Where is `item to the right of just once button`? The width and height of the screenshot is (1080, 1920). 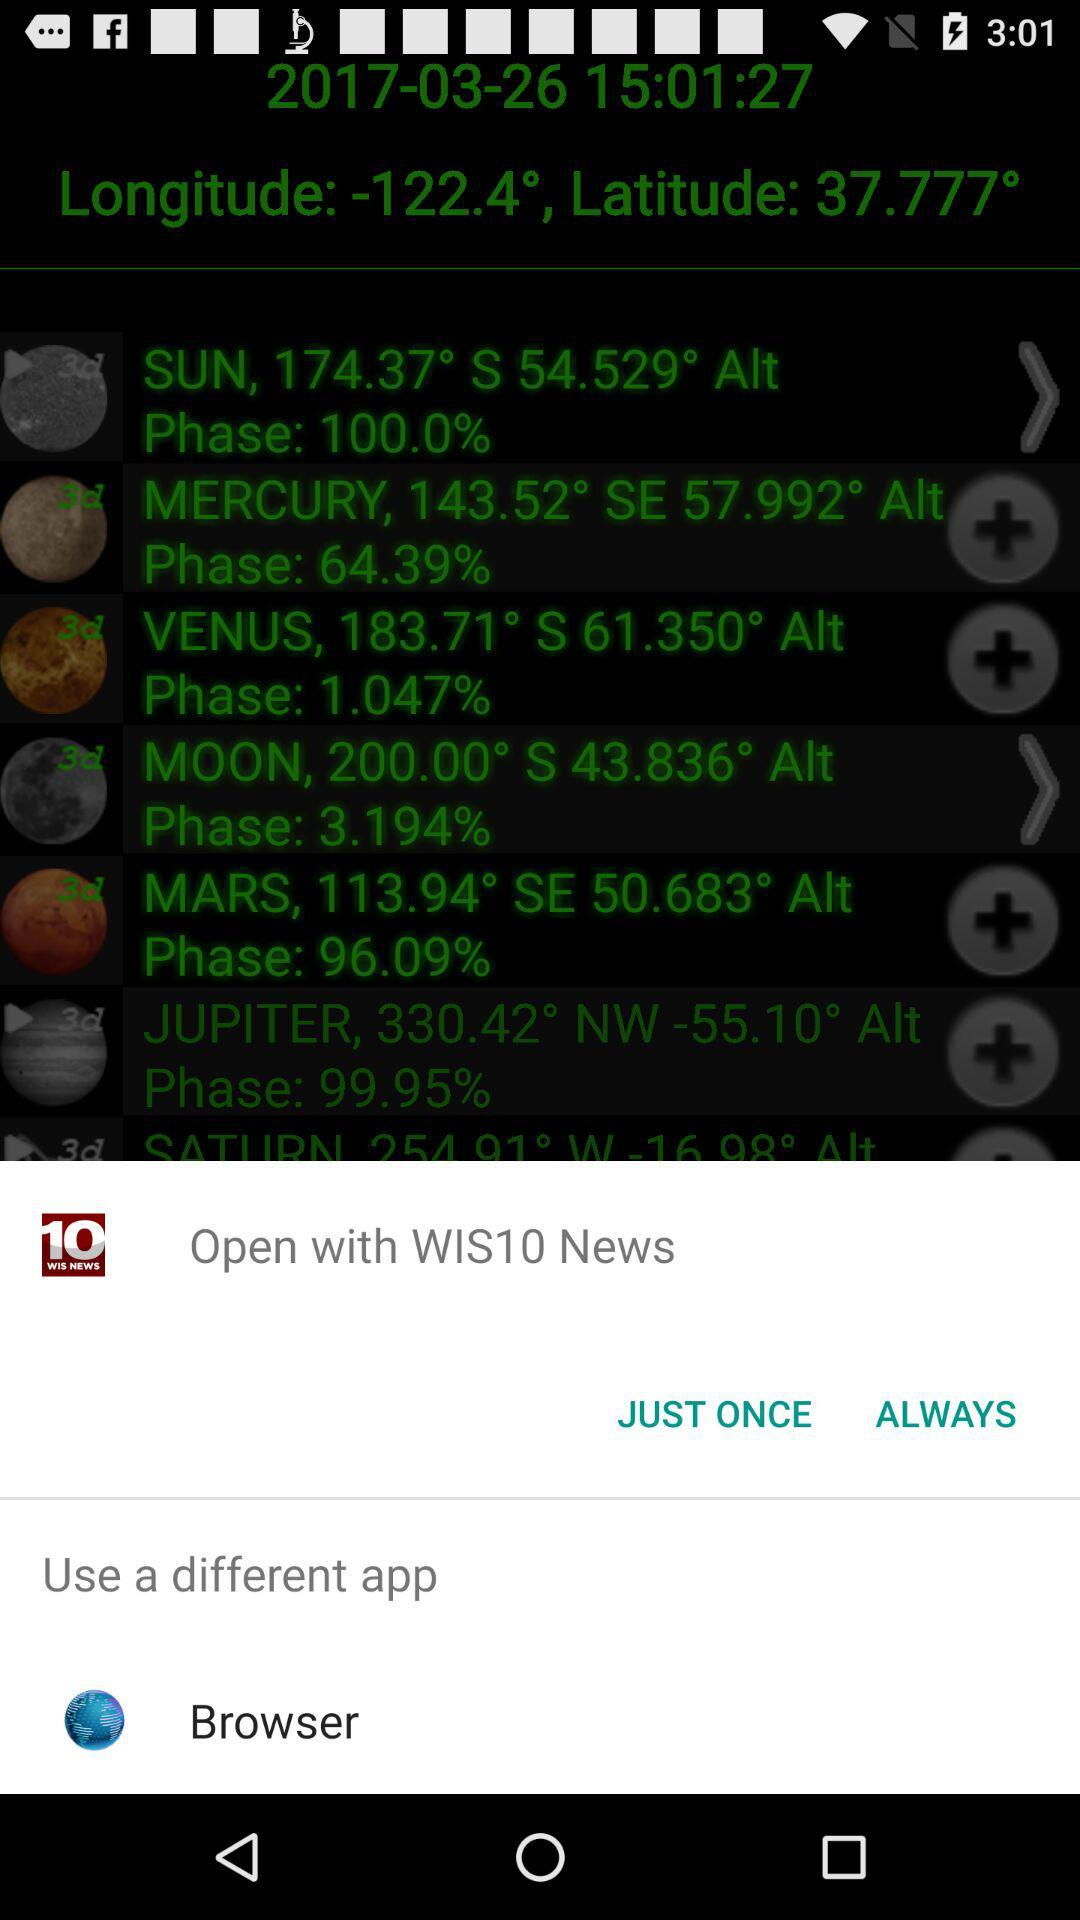 item to the right of just once button is located at coordinates (945, 1411).